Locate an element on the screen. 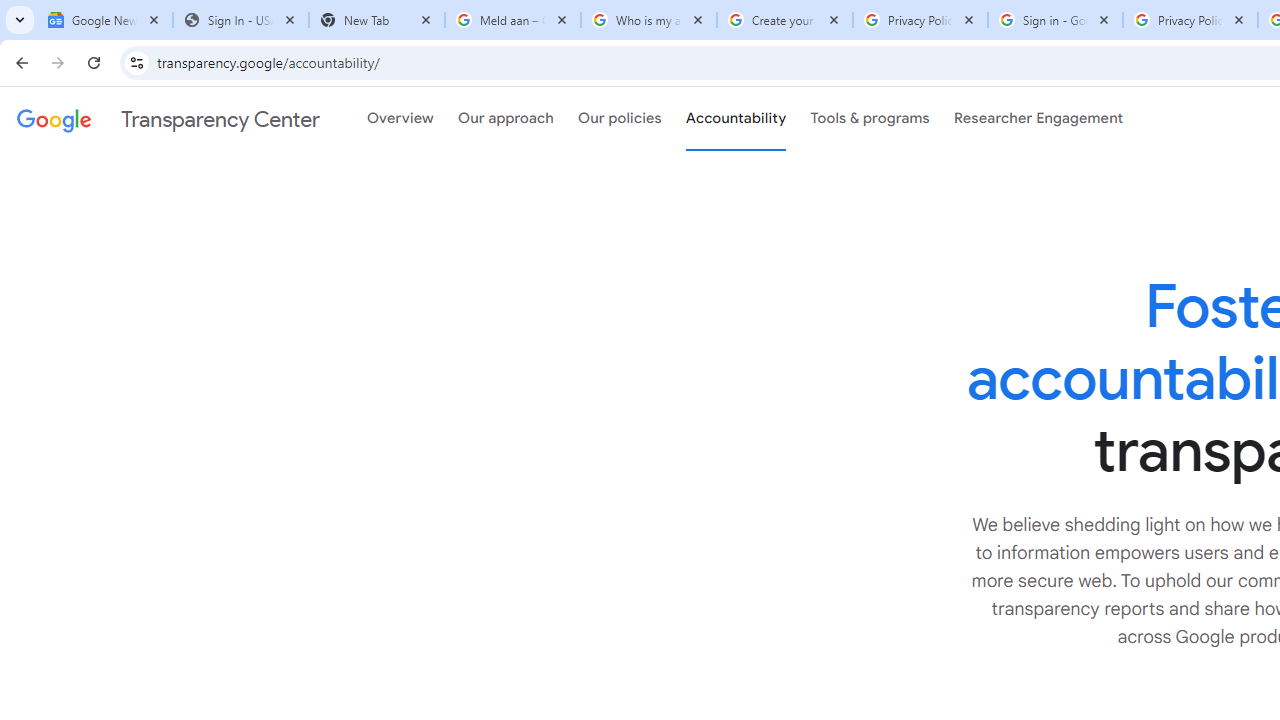 The image size is (1280, 720). 'Our approach' is located at coordinates (506, 119).